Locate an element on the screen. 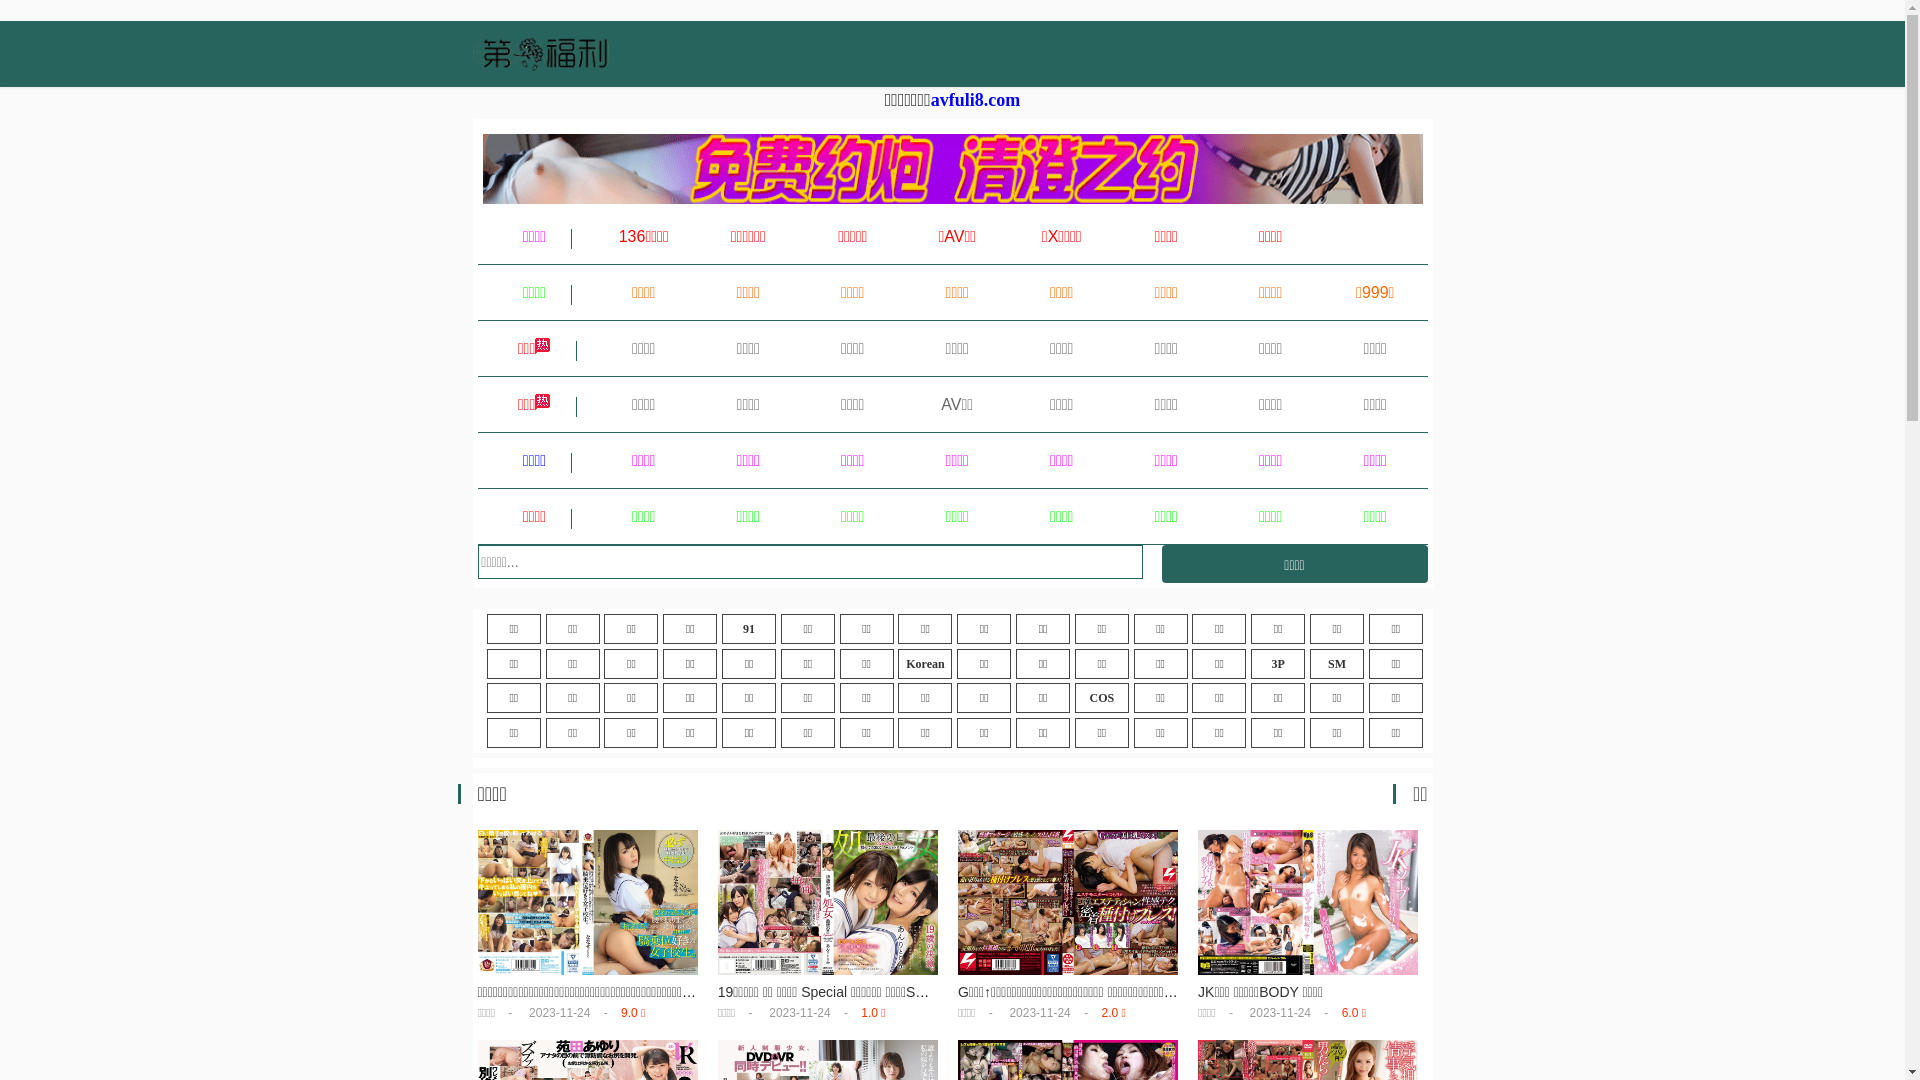  'COS' is located at coordinates (1101, 697).